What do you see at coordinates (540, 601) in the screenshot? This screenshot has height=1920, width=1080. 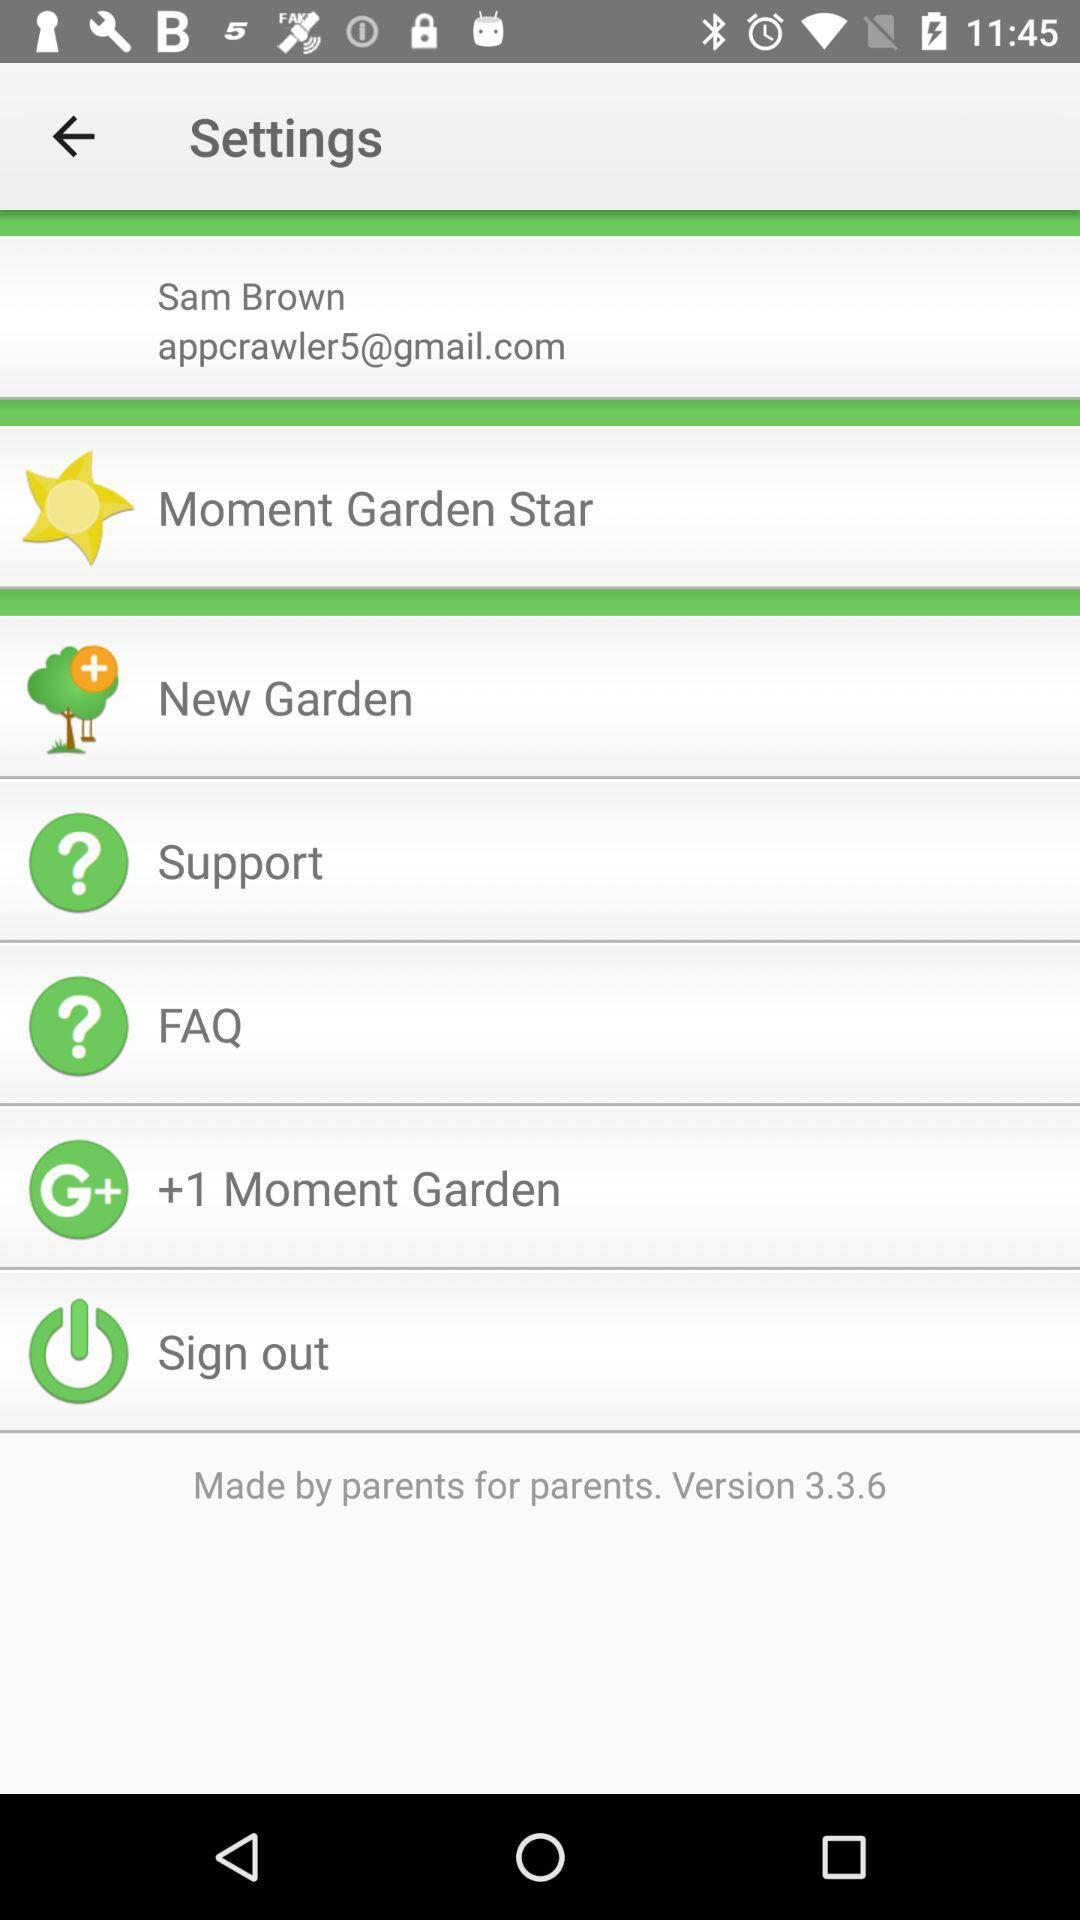 I see `item` at bounding box center [540, 601].